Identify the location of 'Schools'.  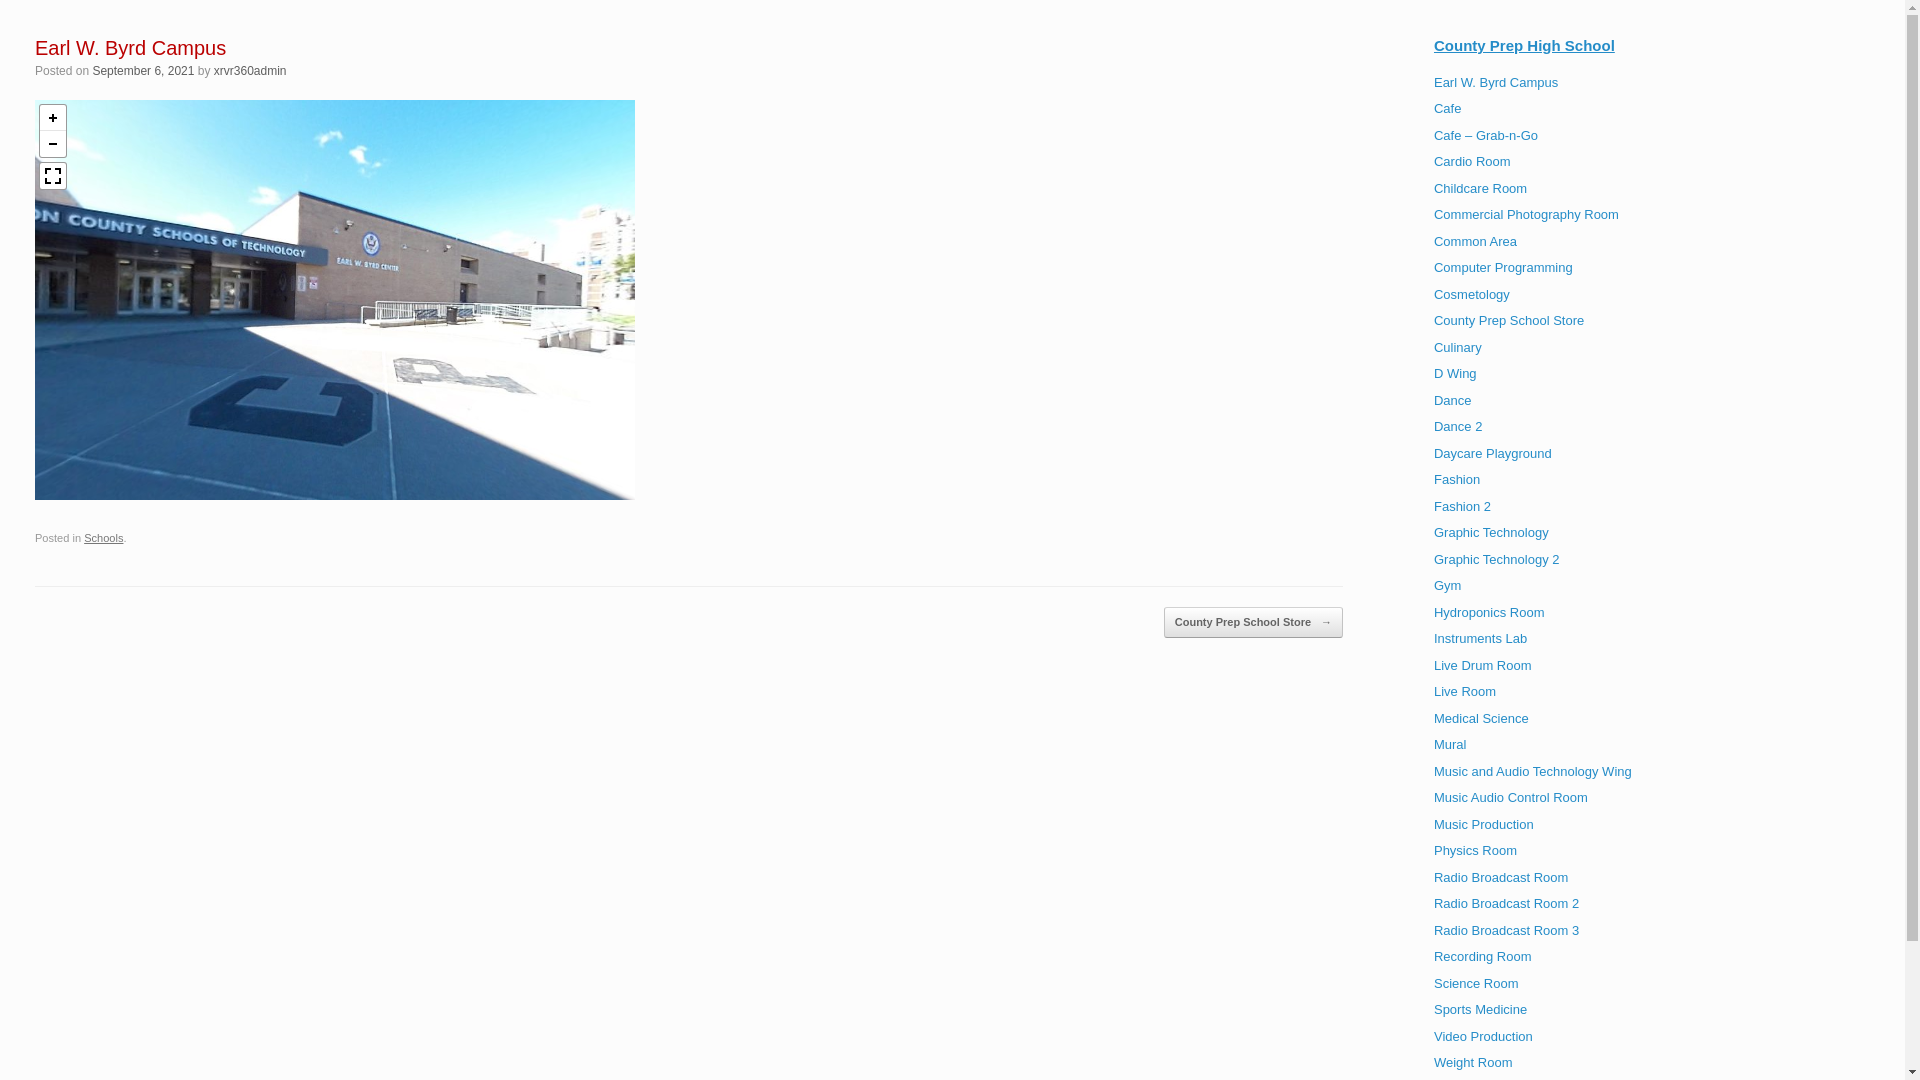
(102, 536).